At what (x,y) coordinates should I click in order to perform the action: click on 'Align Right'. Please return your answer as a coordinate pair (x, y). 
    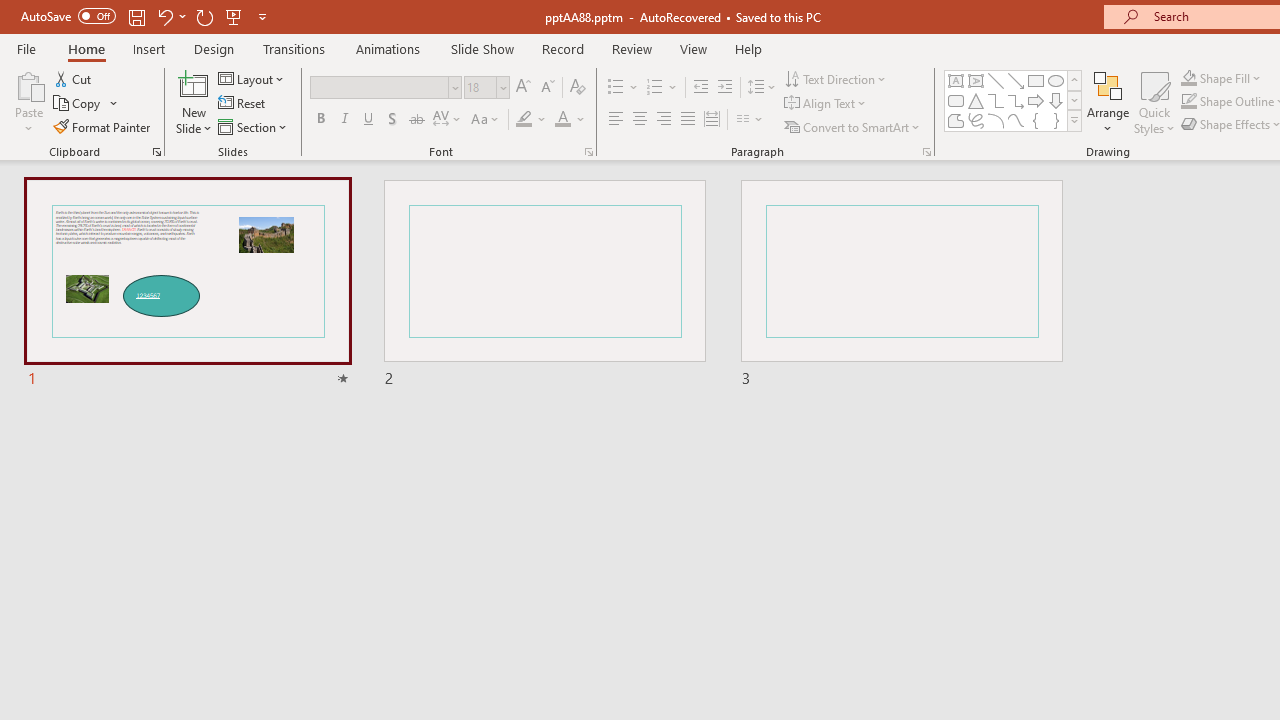
    Looking at the image, I should click on (663, 119).